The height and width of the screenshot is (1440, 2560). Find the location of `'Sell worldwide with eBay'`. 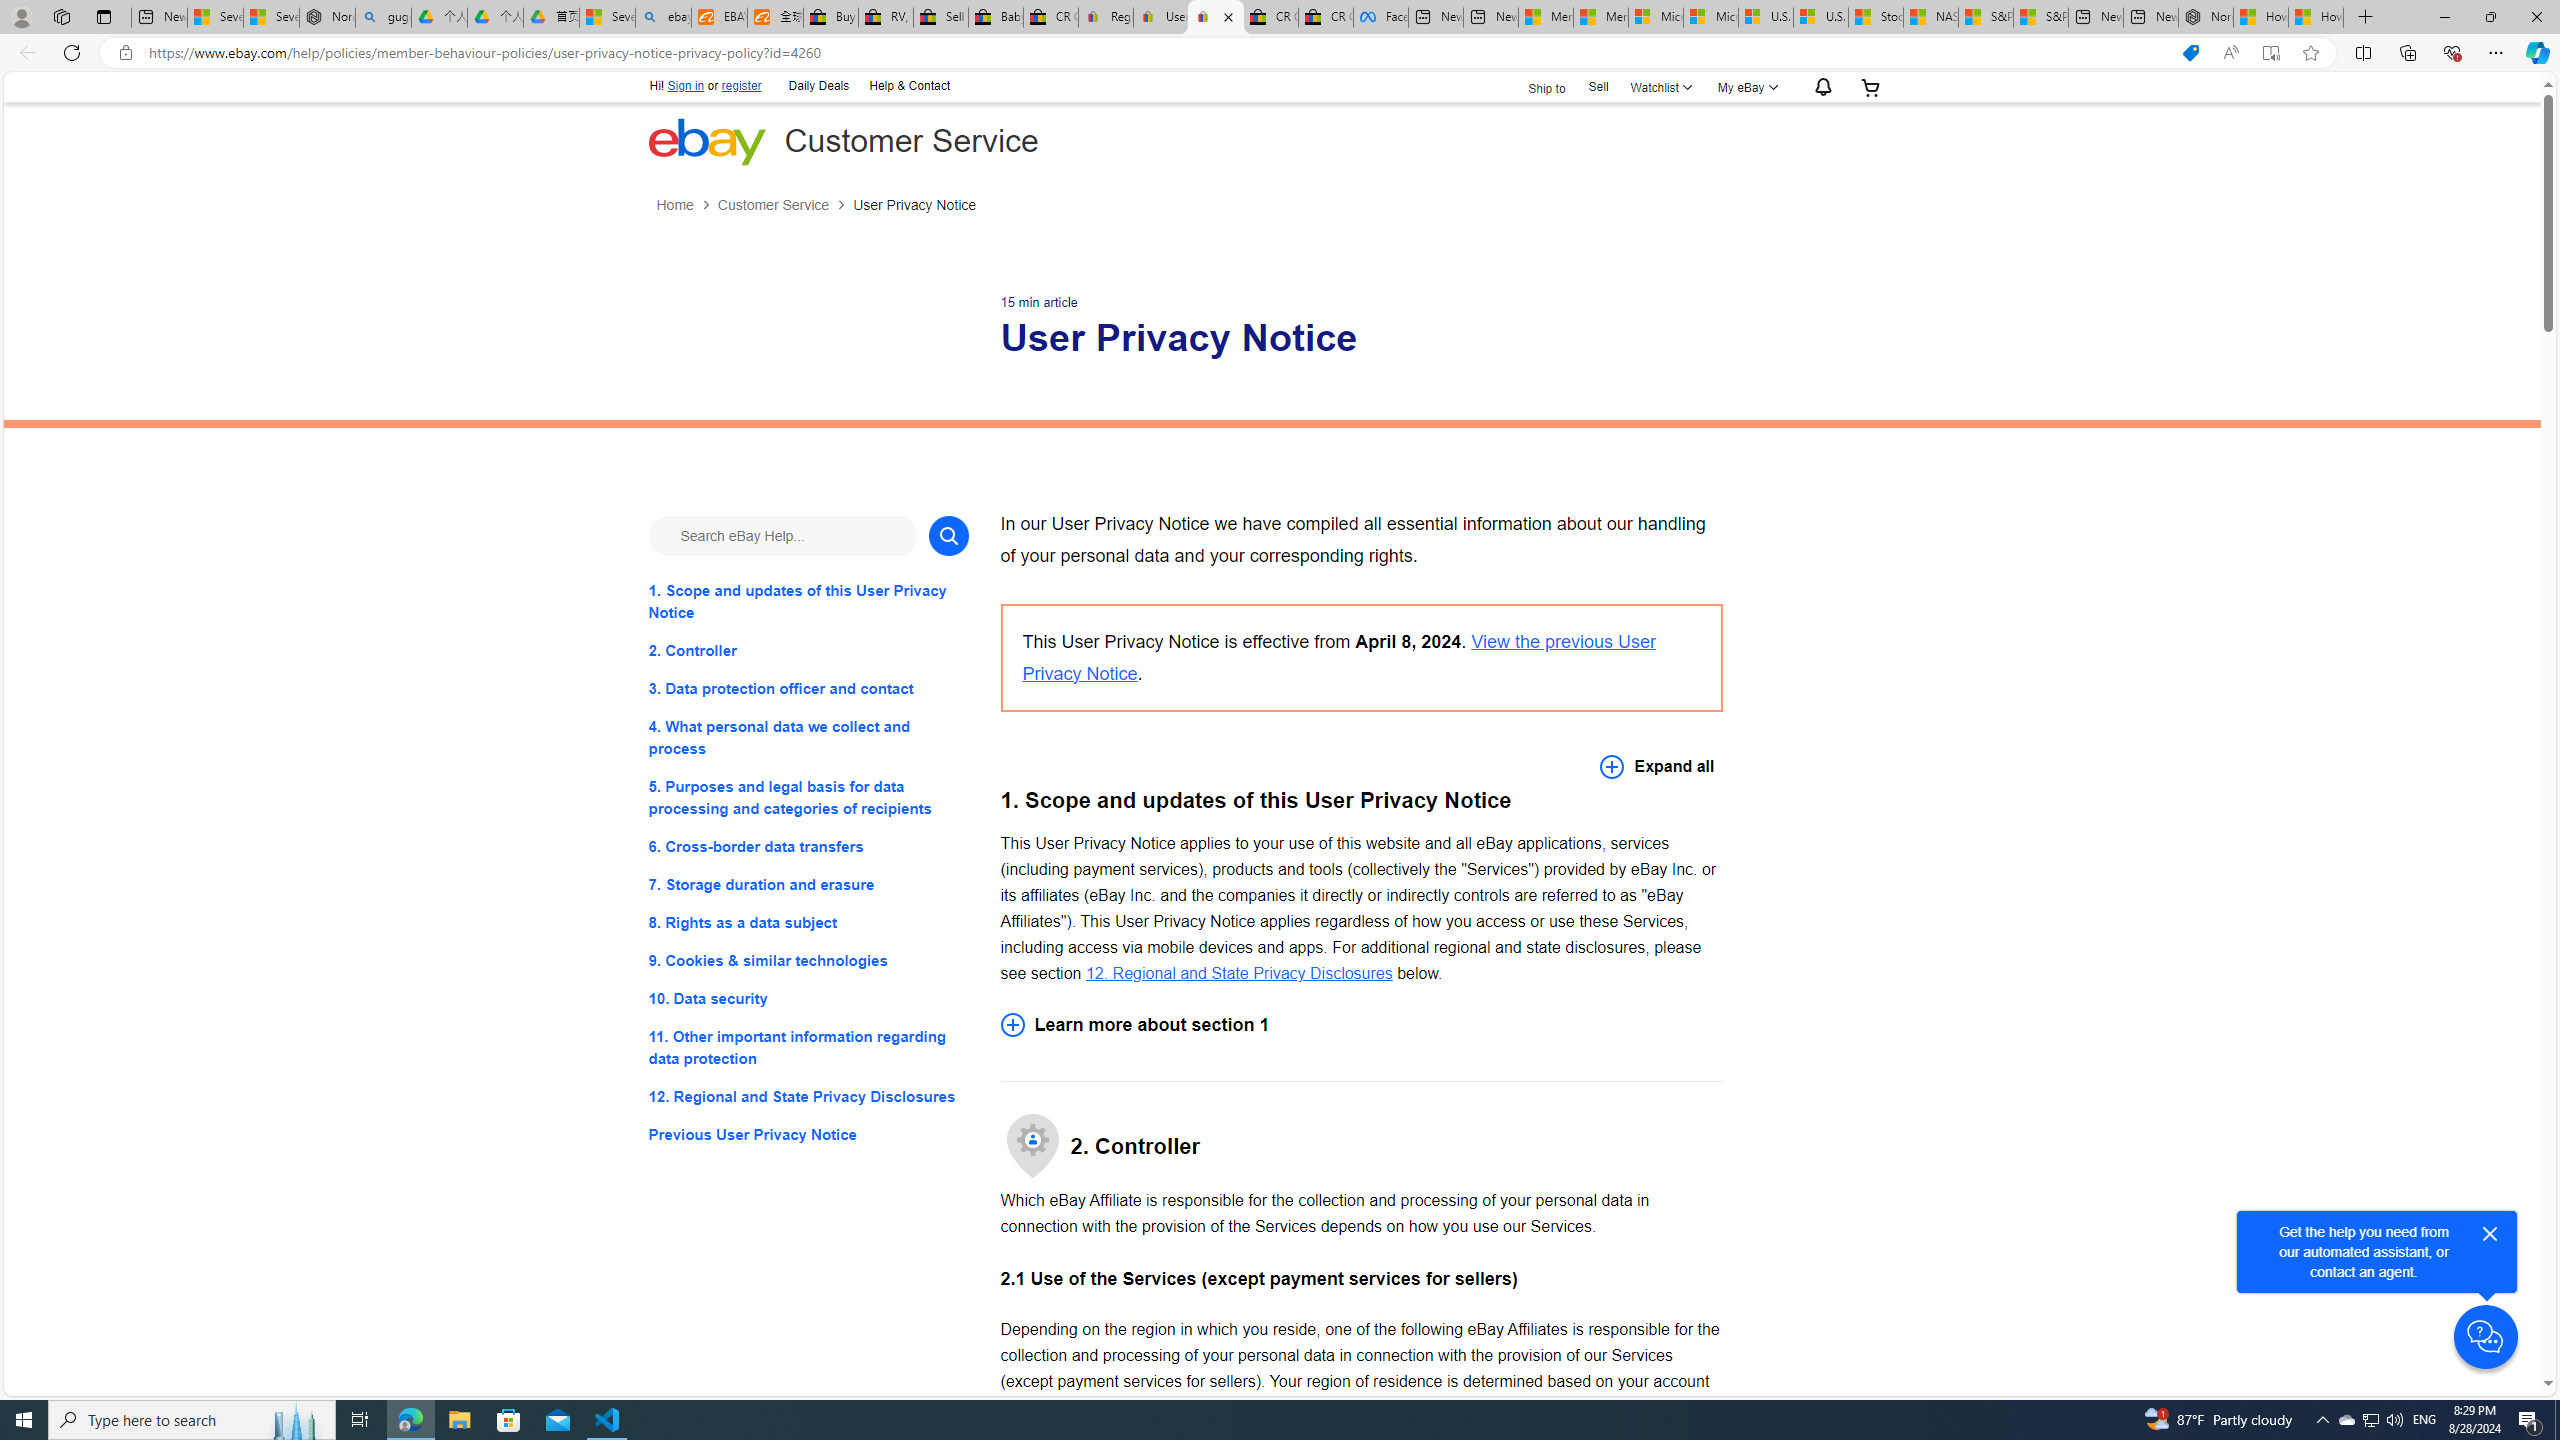

'Sell worldwide with eBay' is located at coordinates (941, 16).